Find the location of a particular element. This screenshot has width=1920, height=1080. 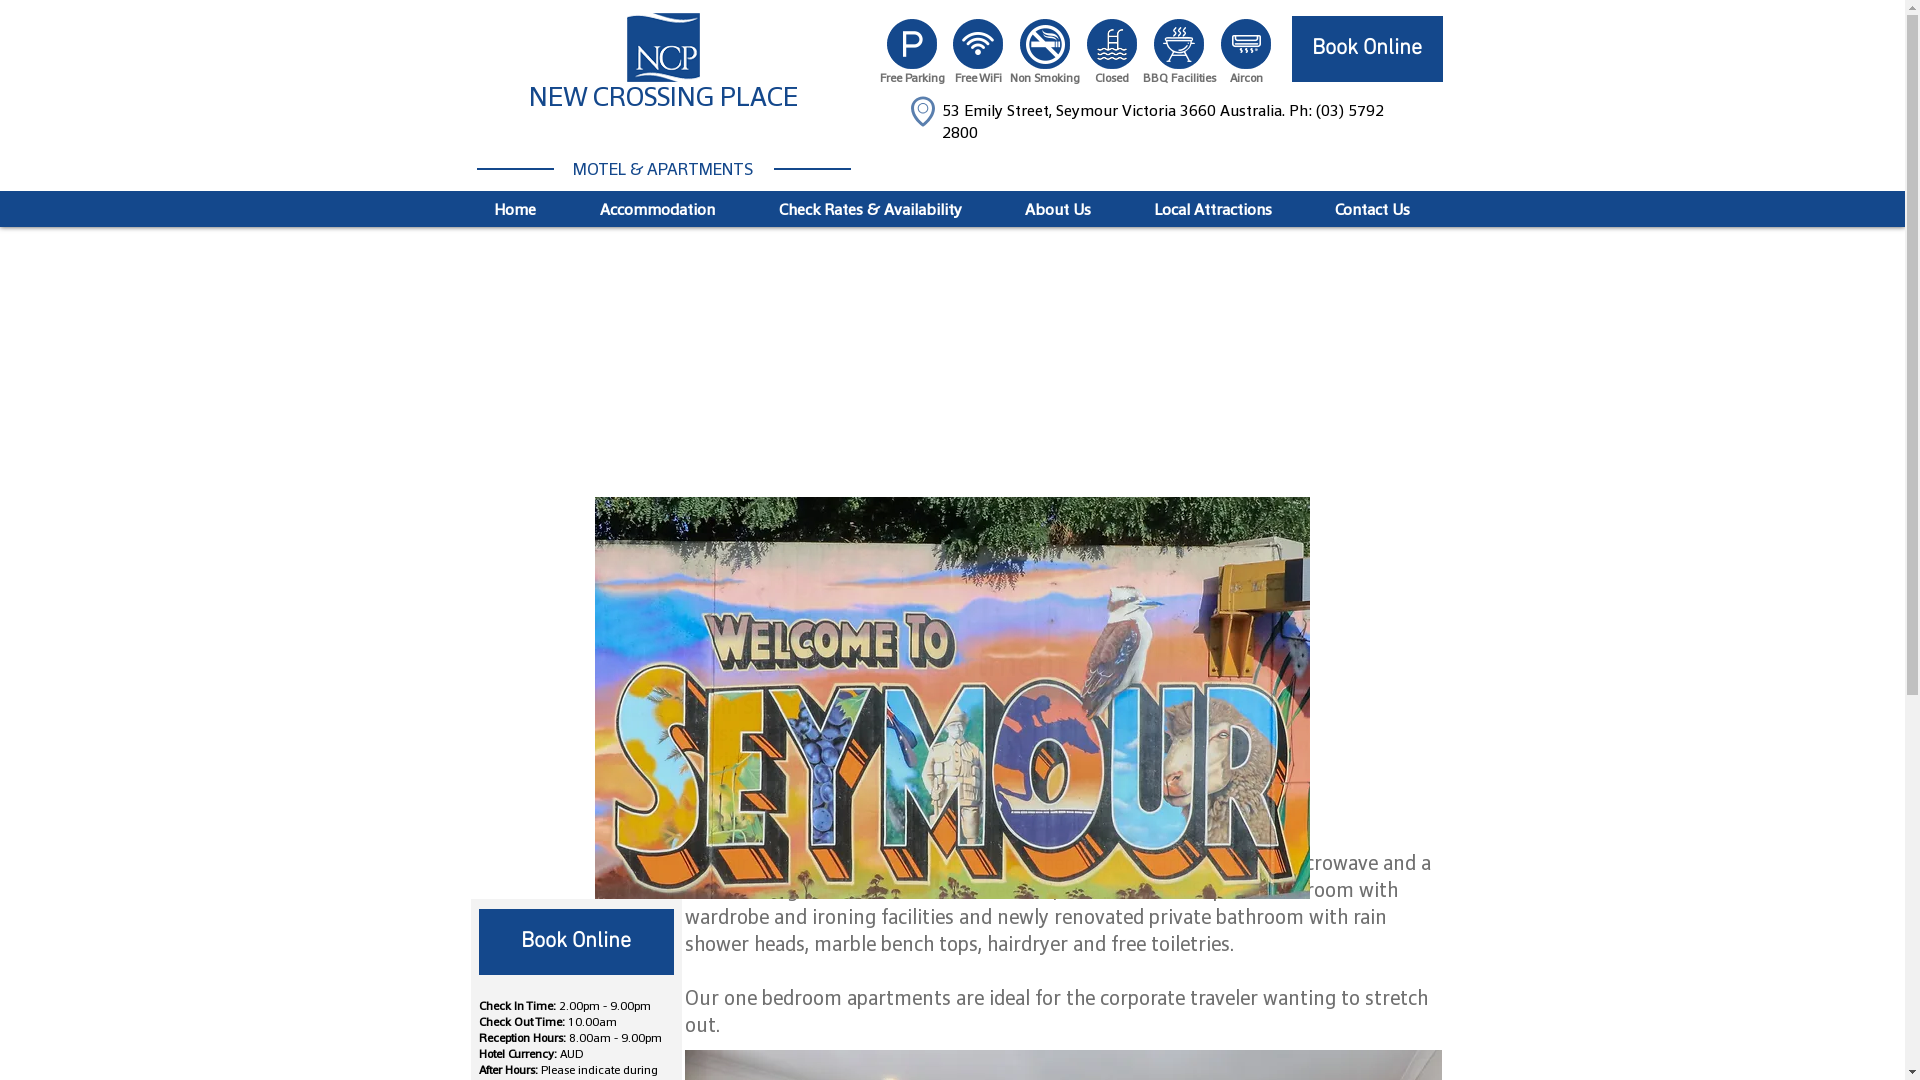

'logo.png' is located at coordinates (662, 46).